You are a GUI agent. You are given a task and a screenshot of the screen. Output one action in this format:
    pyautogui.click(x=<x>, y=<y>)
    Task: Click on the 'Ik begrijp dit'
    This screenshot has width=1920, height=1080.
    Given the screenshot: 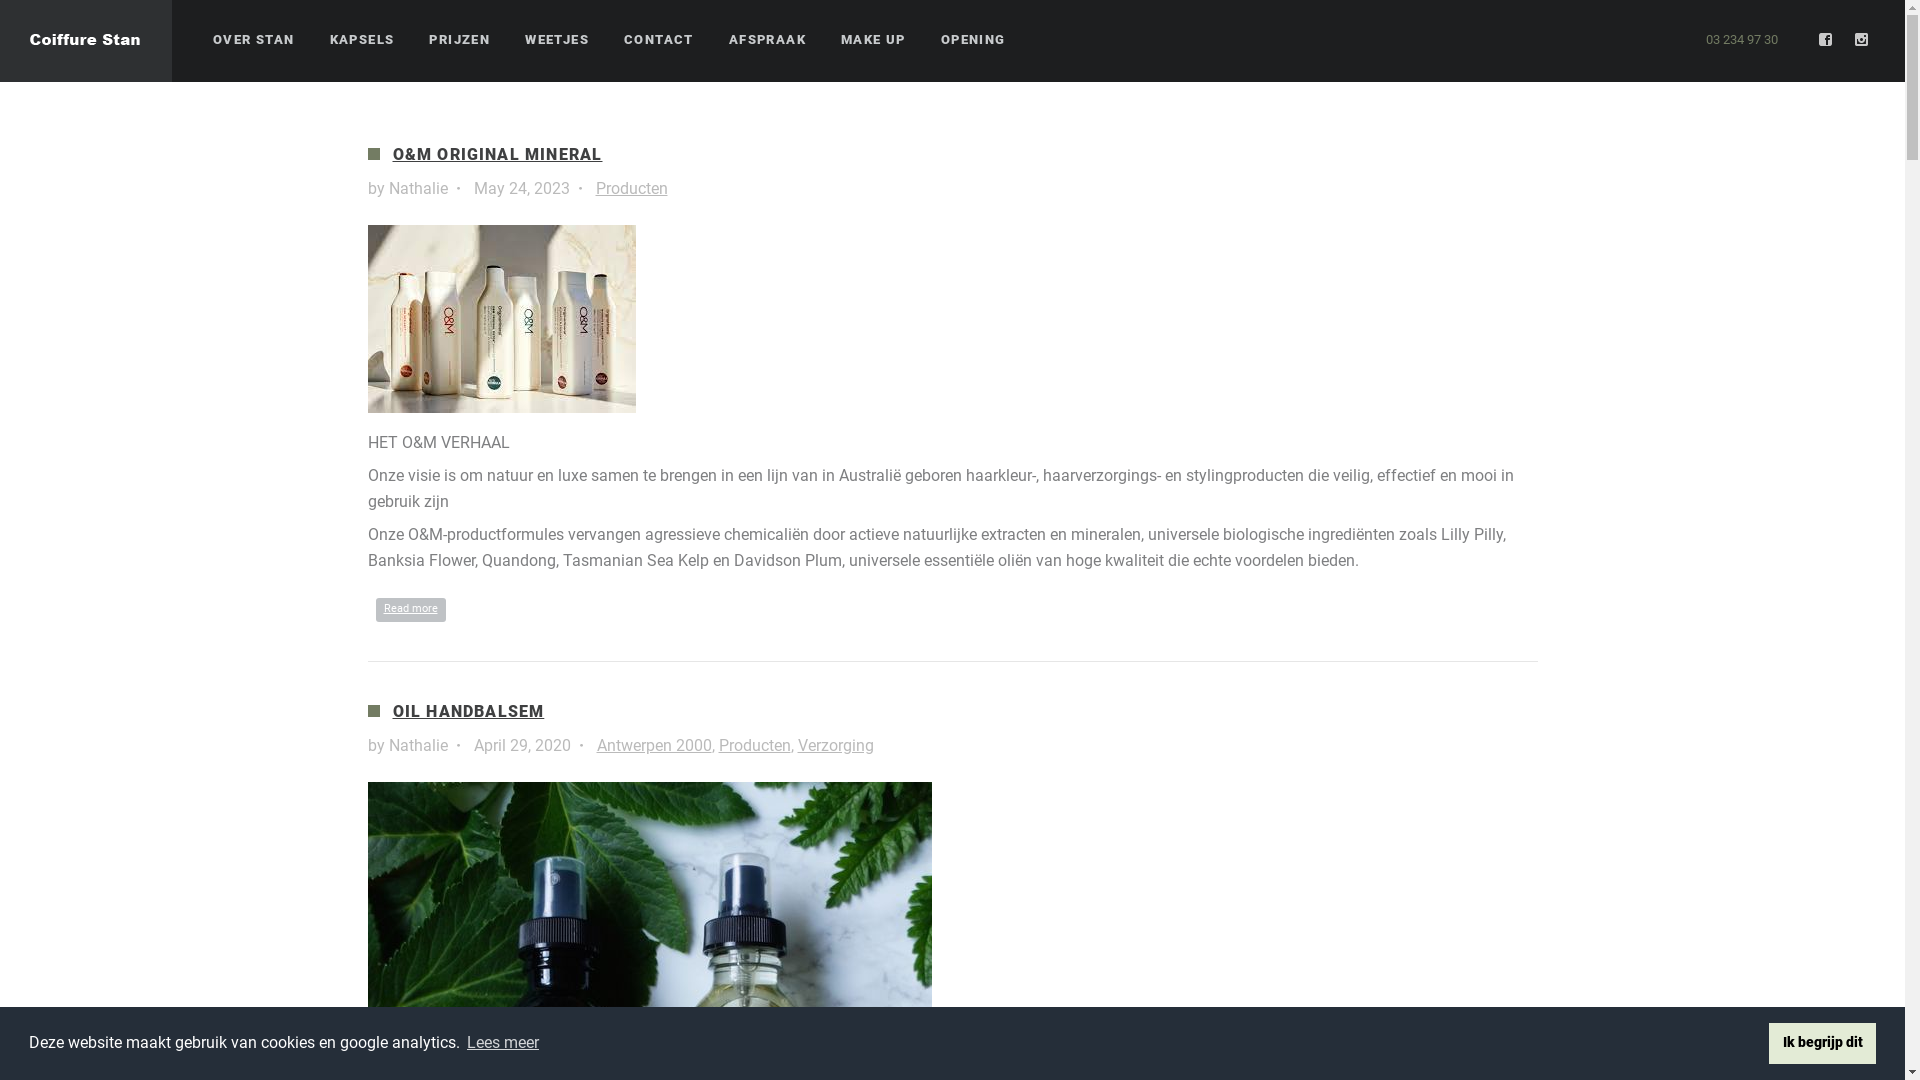 What is the action you would take?
    pyautogui.click(x=1822, y=1041)
    